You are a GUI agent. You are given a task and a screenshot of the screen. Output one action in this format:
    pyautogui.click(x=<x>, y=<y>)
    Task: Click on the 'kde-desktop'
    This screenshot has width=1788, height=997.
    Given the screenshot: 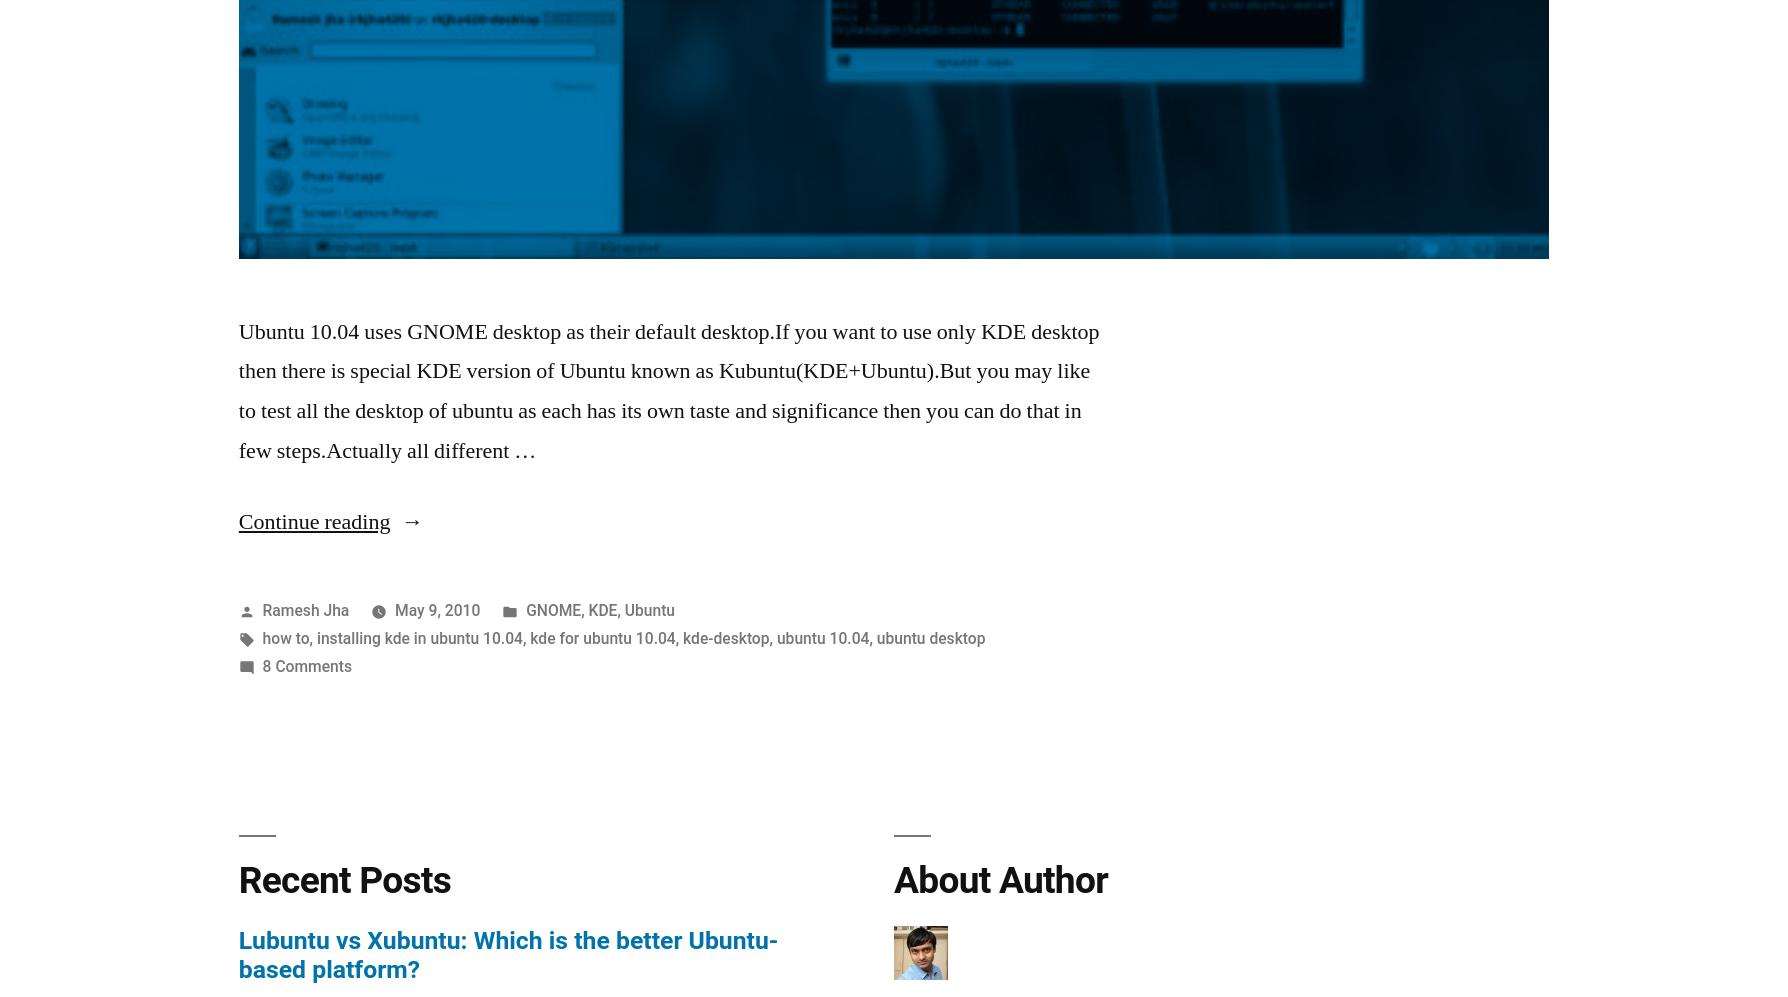 What is the action you would take?
    pyautogui.click(x=724, y=637)
    